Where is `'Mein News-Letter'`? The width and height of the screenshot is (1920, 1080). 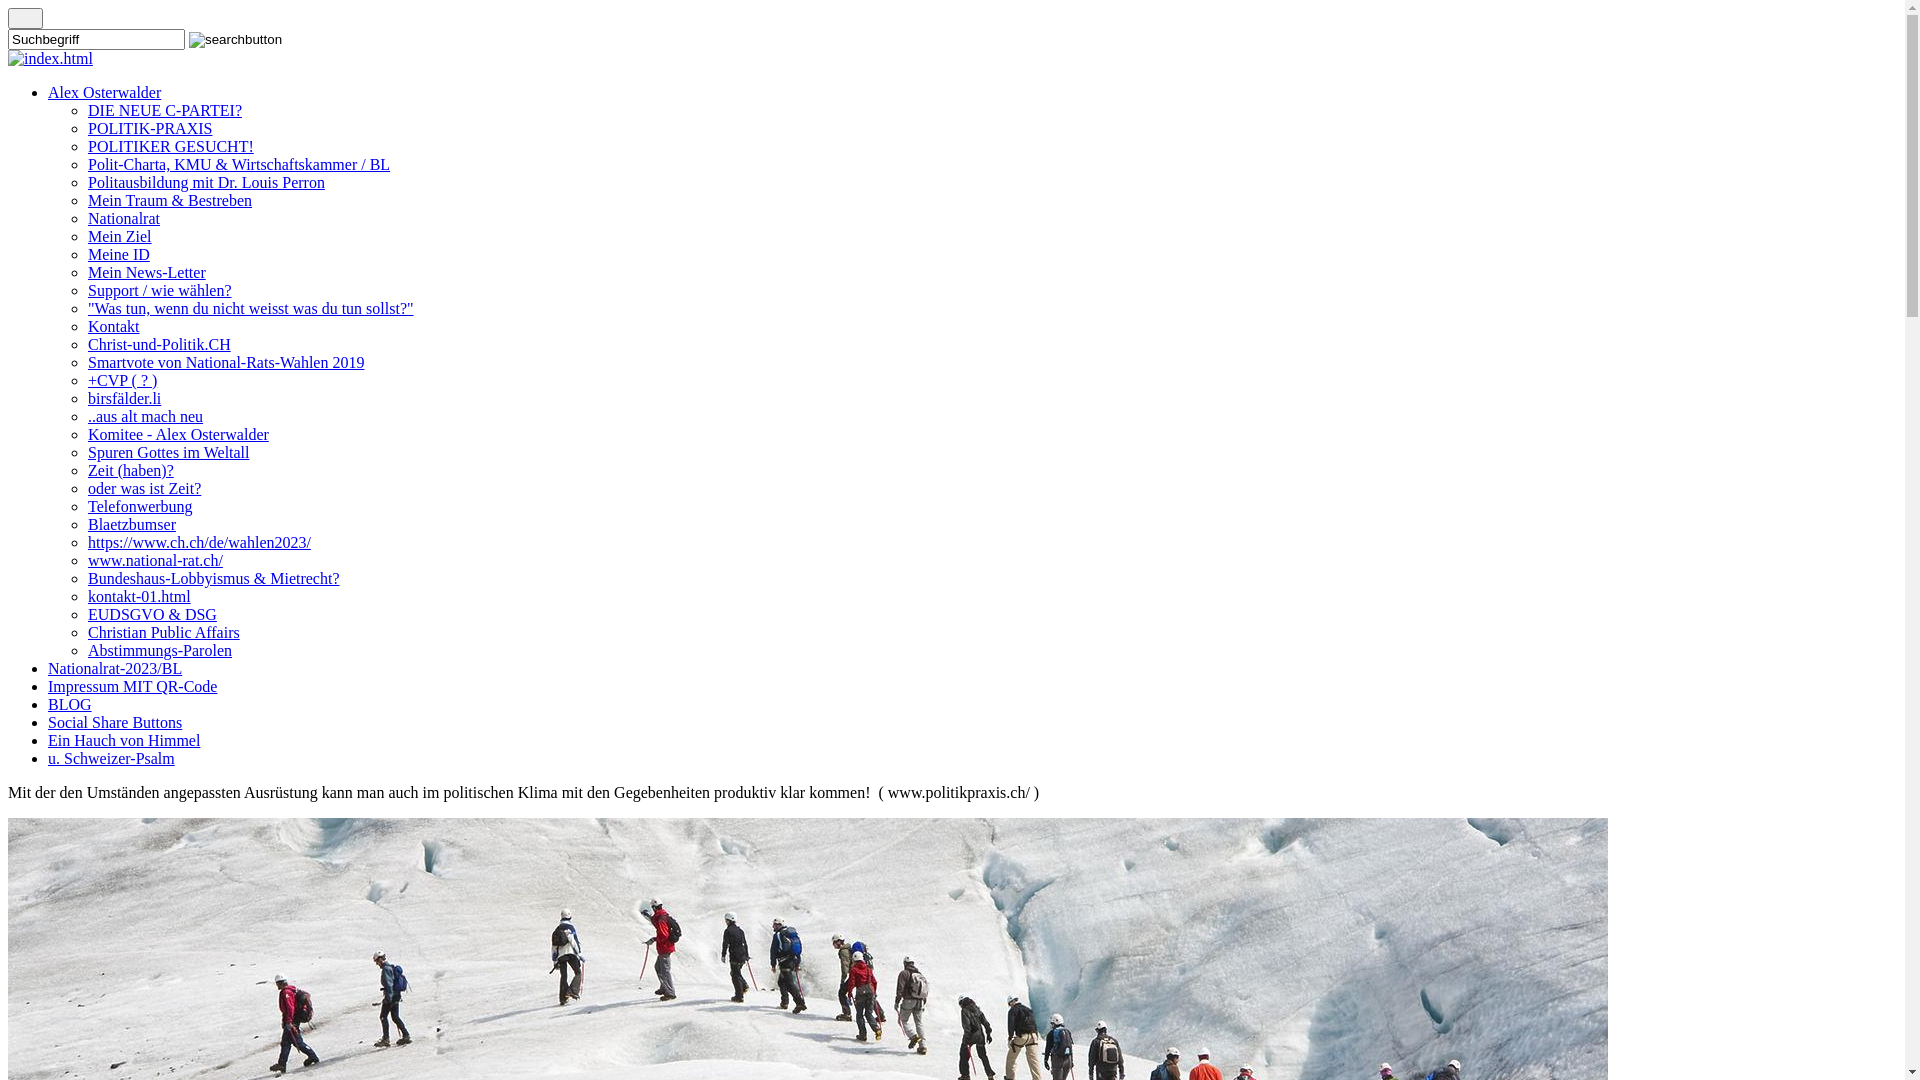
'Mein News-Letter' is located at coordinates (146, 272).